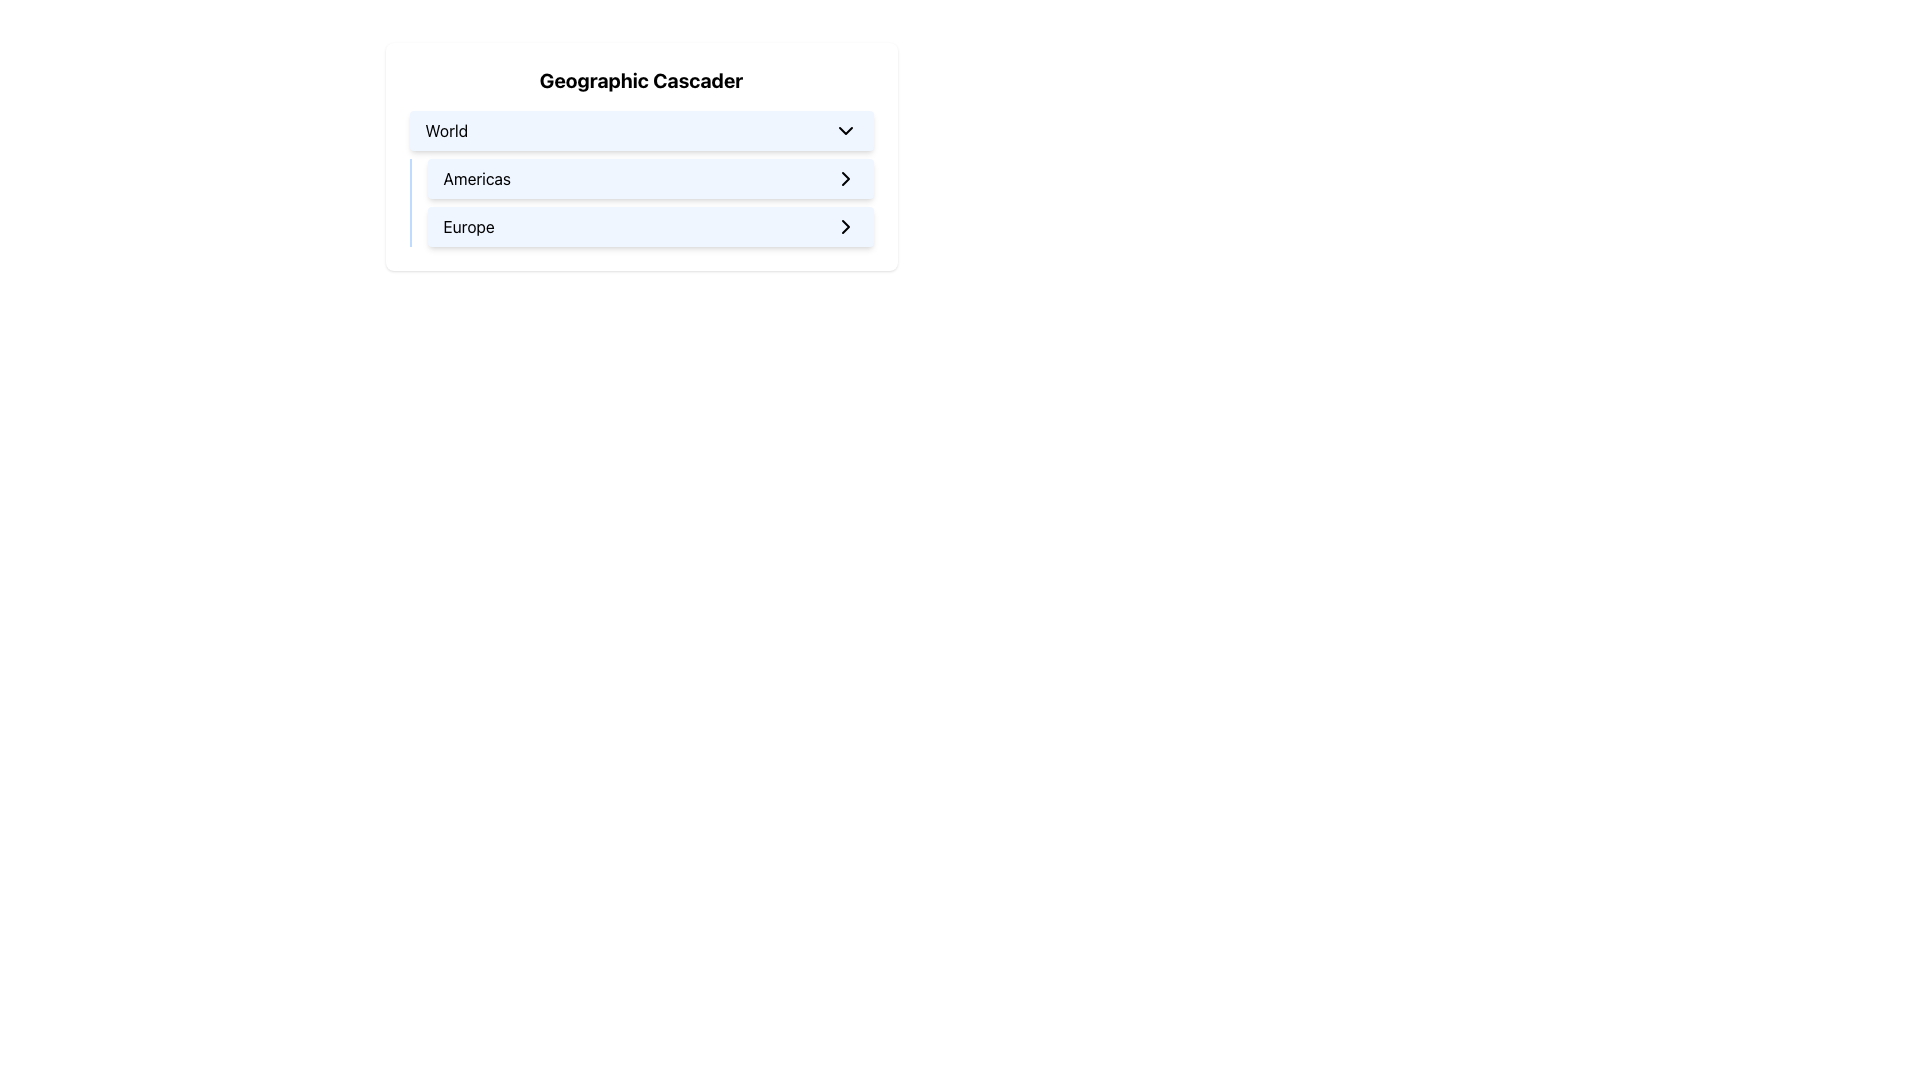 The height and width of the screenshot is (1080, 1920). What do you see at coordinates (845, 177) in the screenshot?
I see `the right-pointing chevron icon located at the far right end of the 'Americas' option` at bounding box center [845, 177].